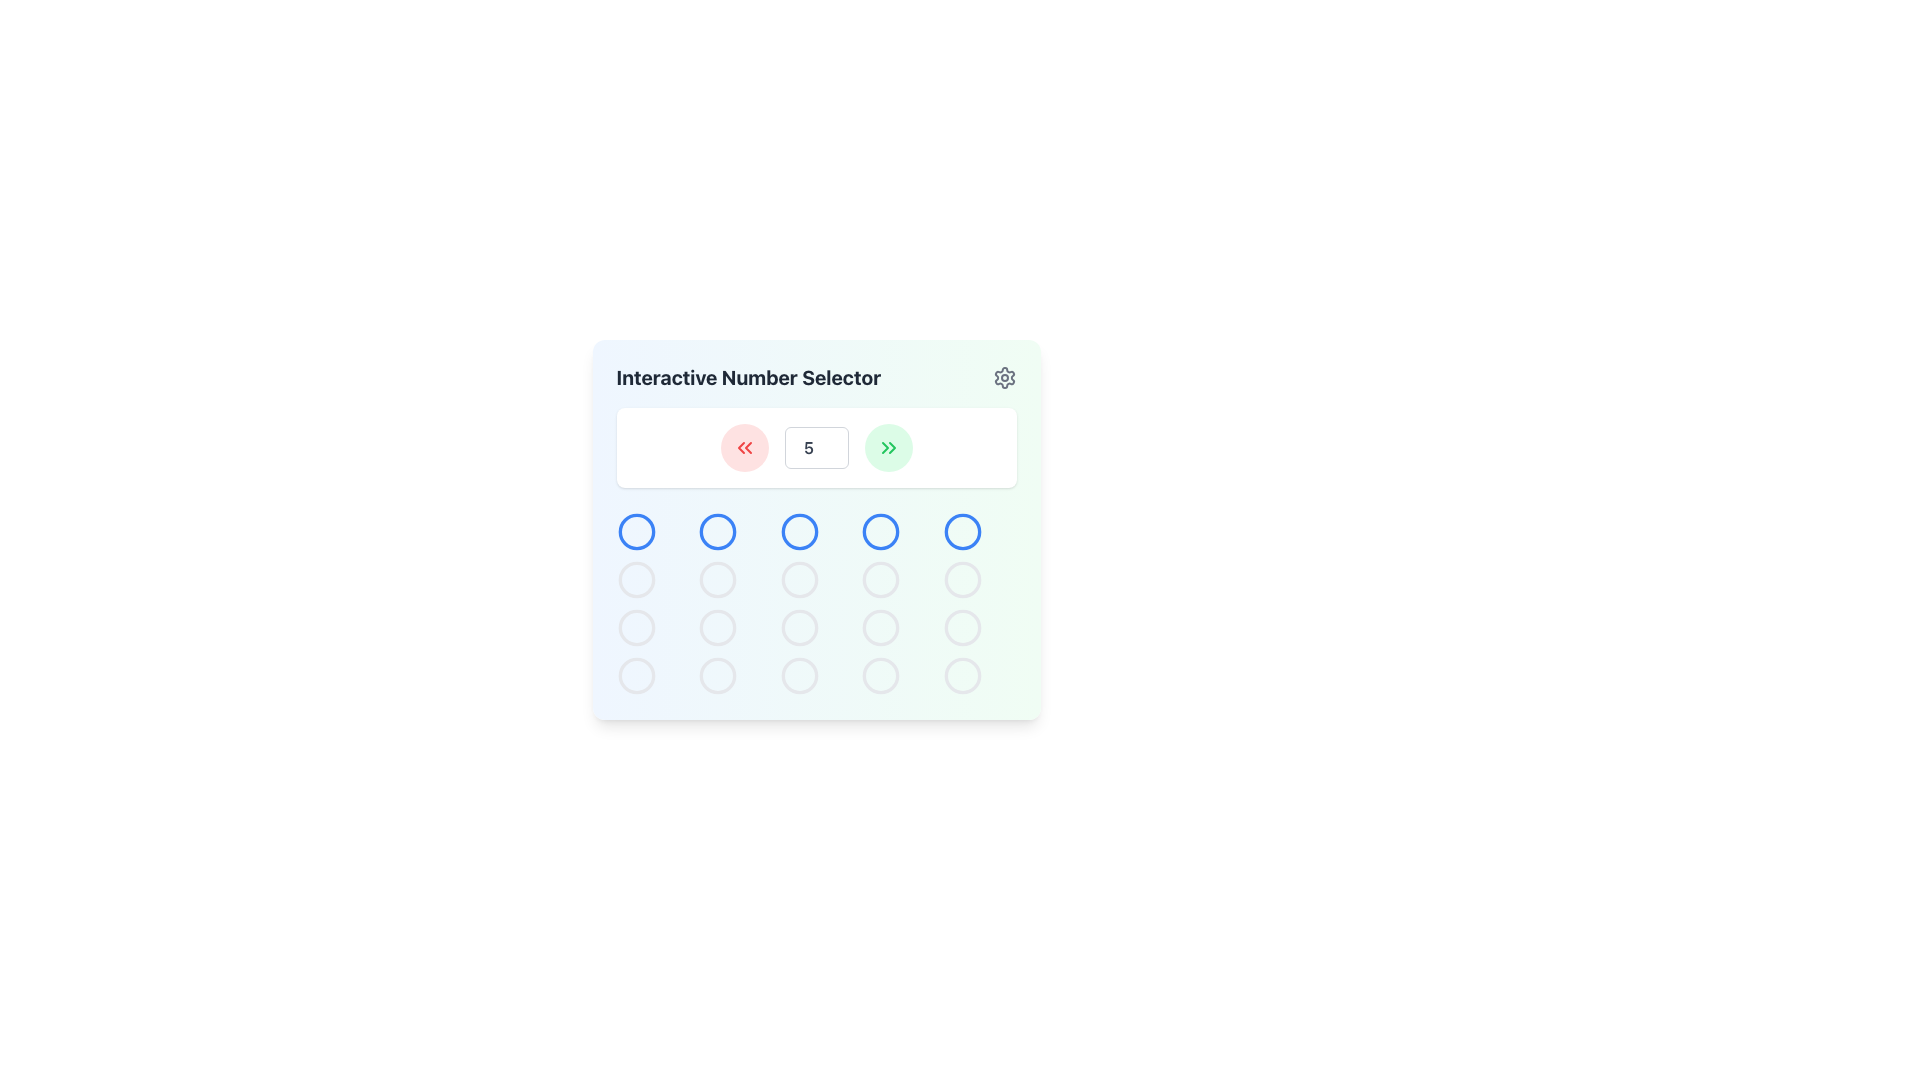  Describe the element at coordinates (962, 579) in the screenshot. I see `the circular visual marker located in the bottom-right corner of the grid layout` at that location.